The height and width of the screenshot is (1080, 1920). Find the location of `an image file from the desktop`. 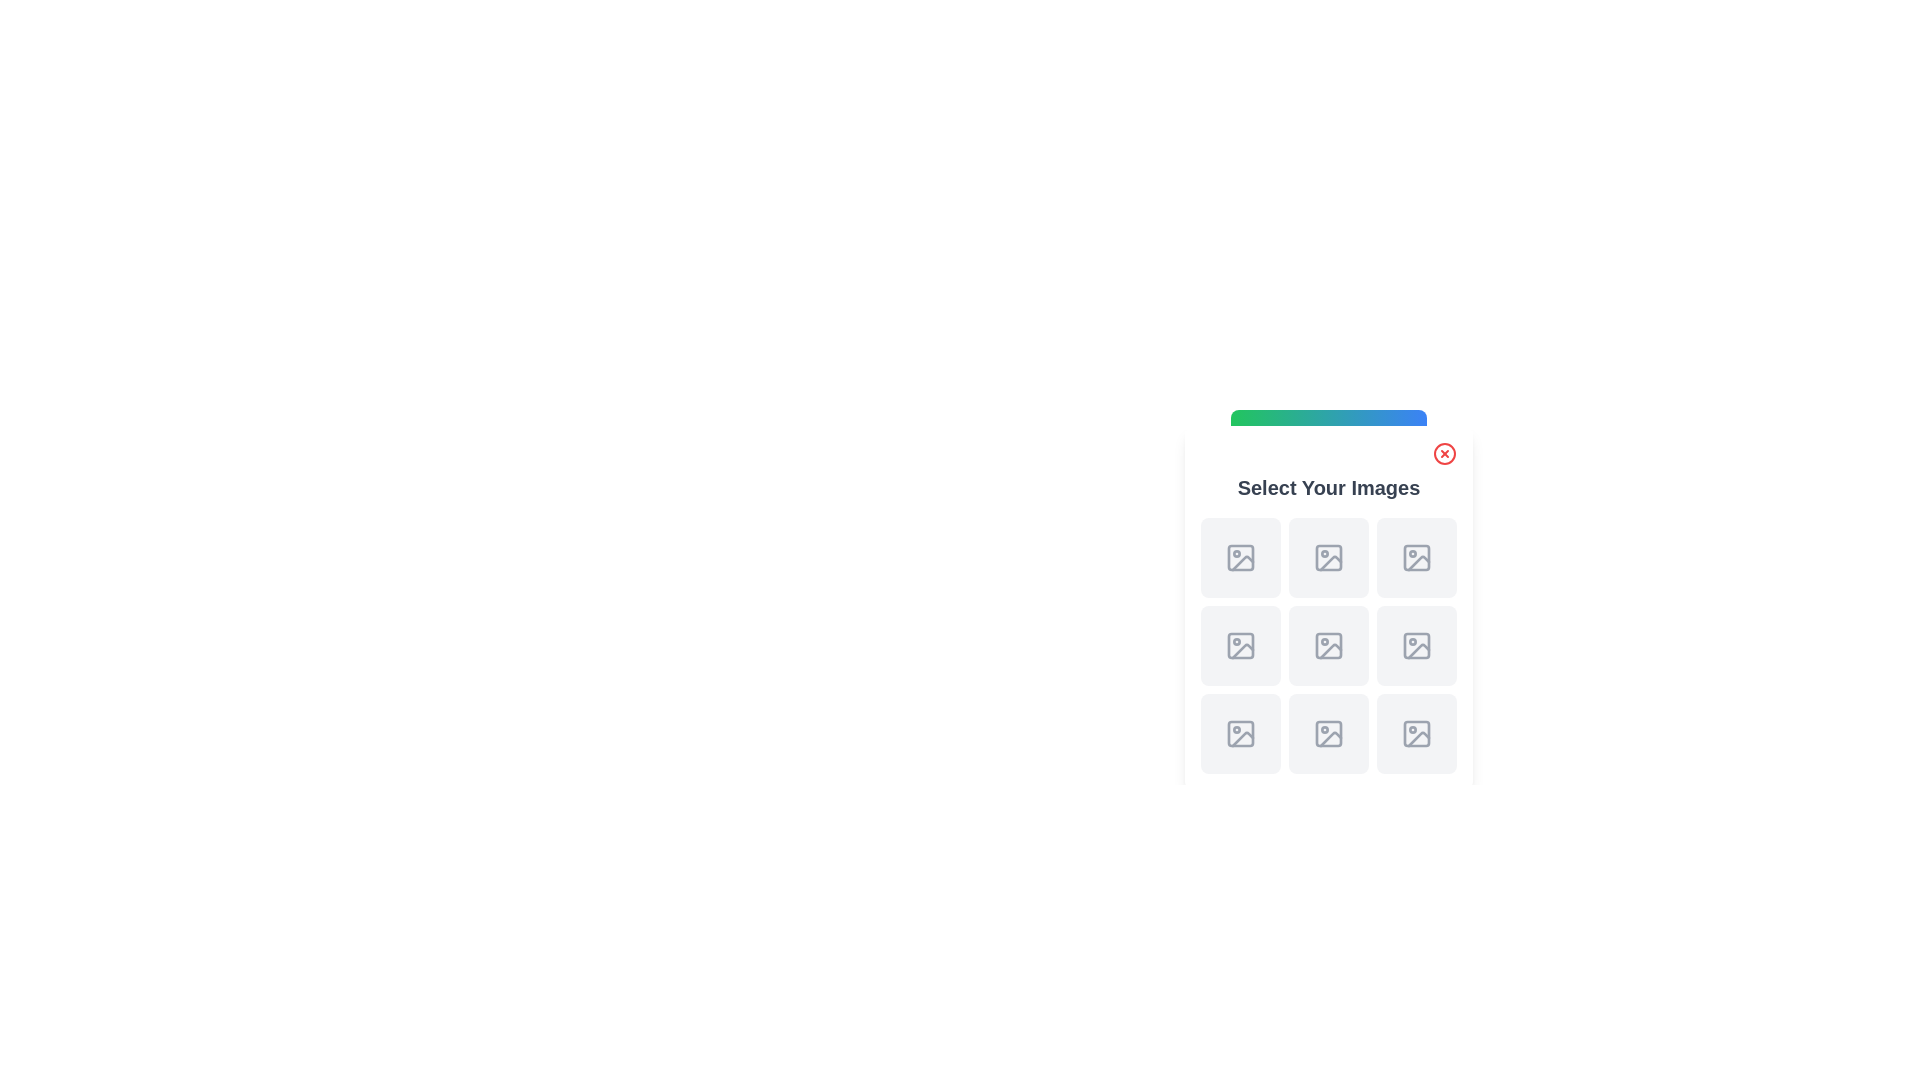

an image file from the desktop is located at coordinates (1240, 558).